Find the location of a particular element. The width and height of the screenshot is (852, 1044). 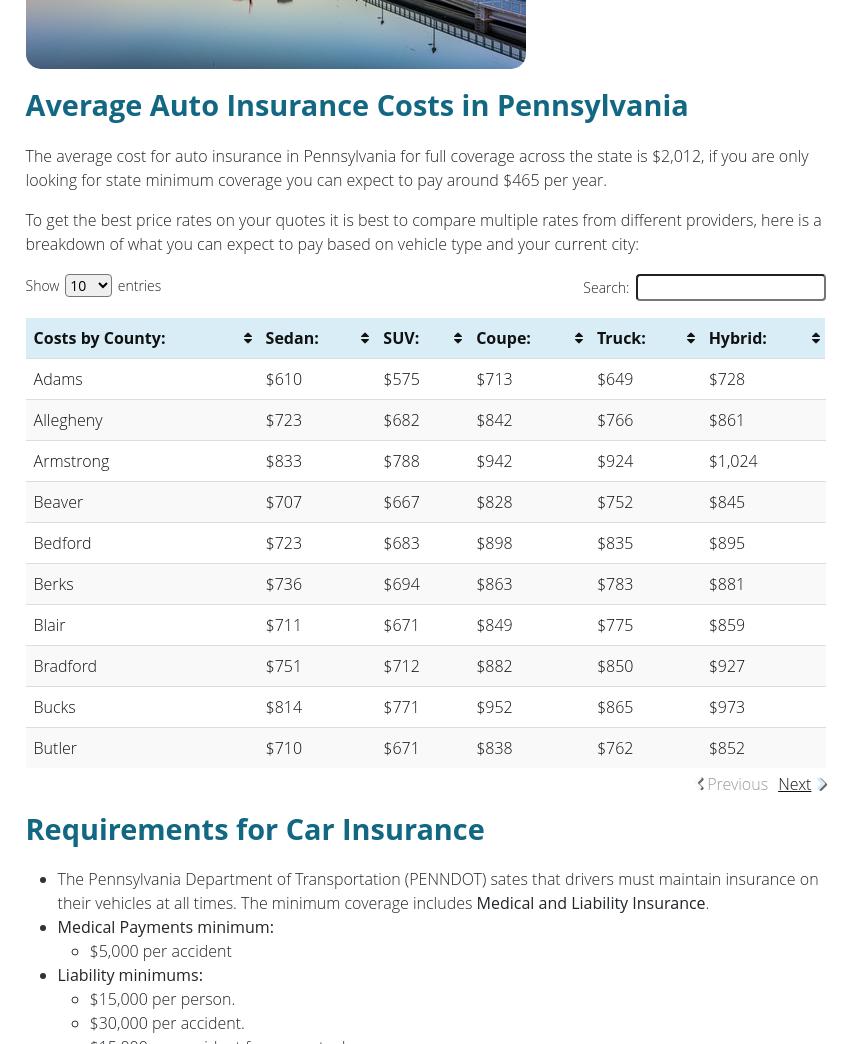

'1101 S. Front St.' is located at coordinates (83, 178).